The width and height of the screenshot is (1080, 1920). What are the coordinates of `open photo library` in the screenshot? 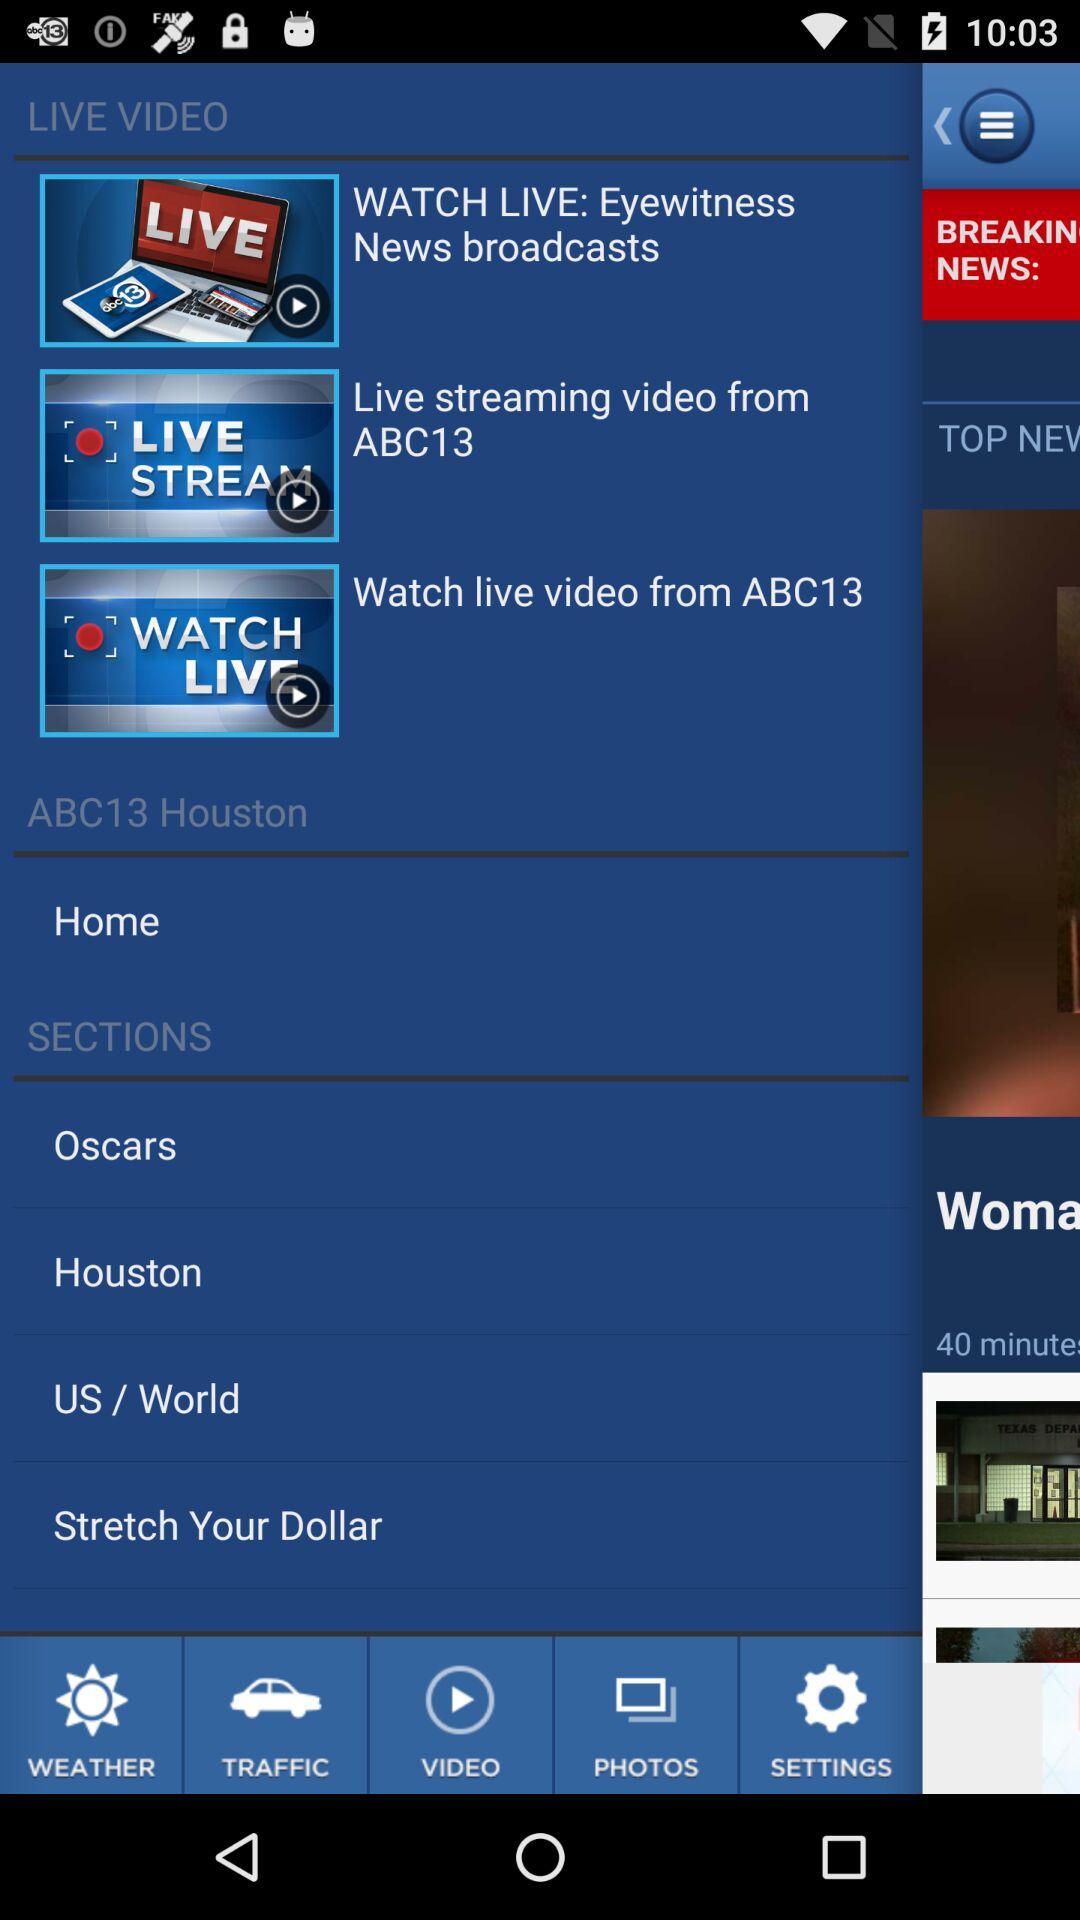 It's located at (646, 1714).